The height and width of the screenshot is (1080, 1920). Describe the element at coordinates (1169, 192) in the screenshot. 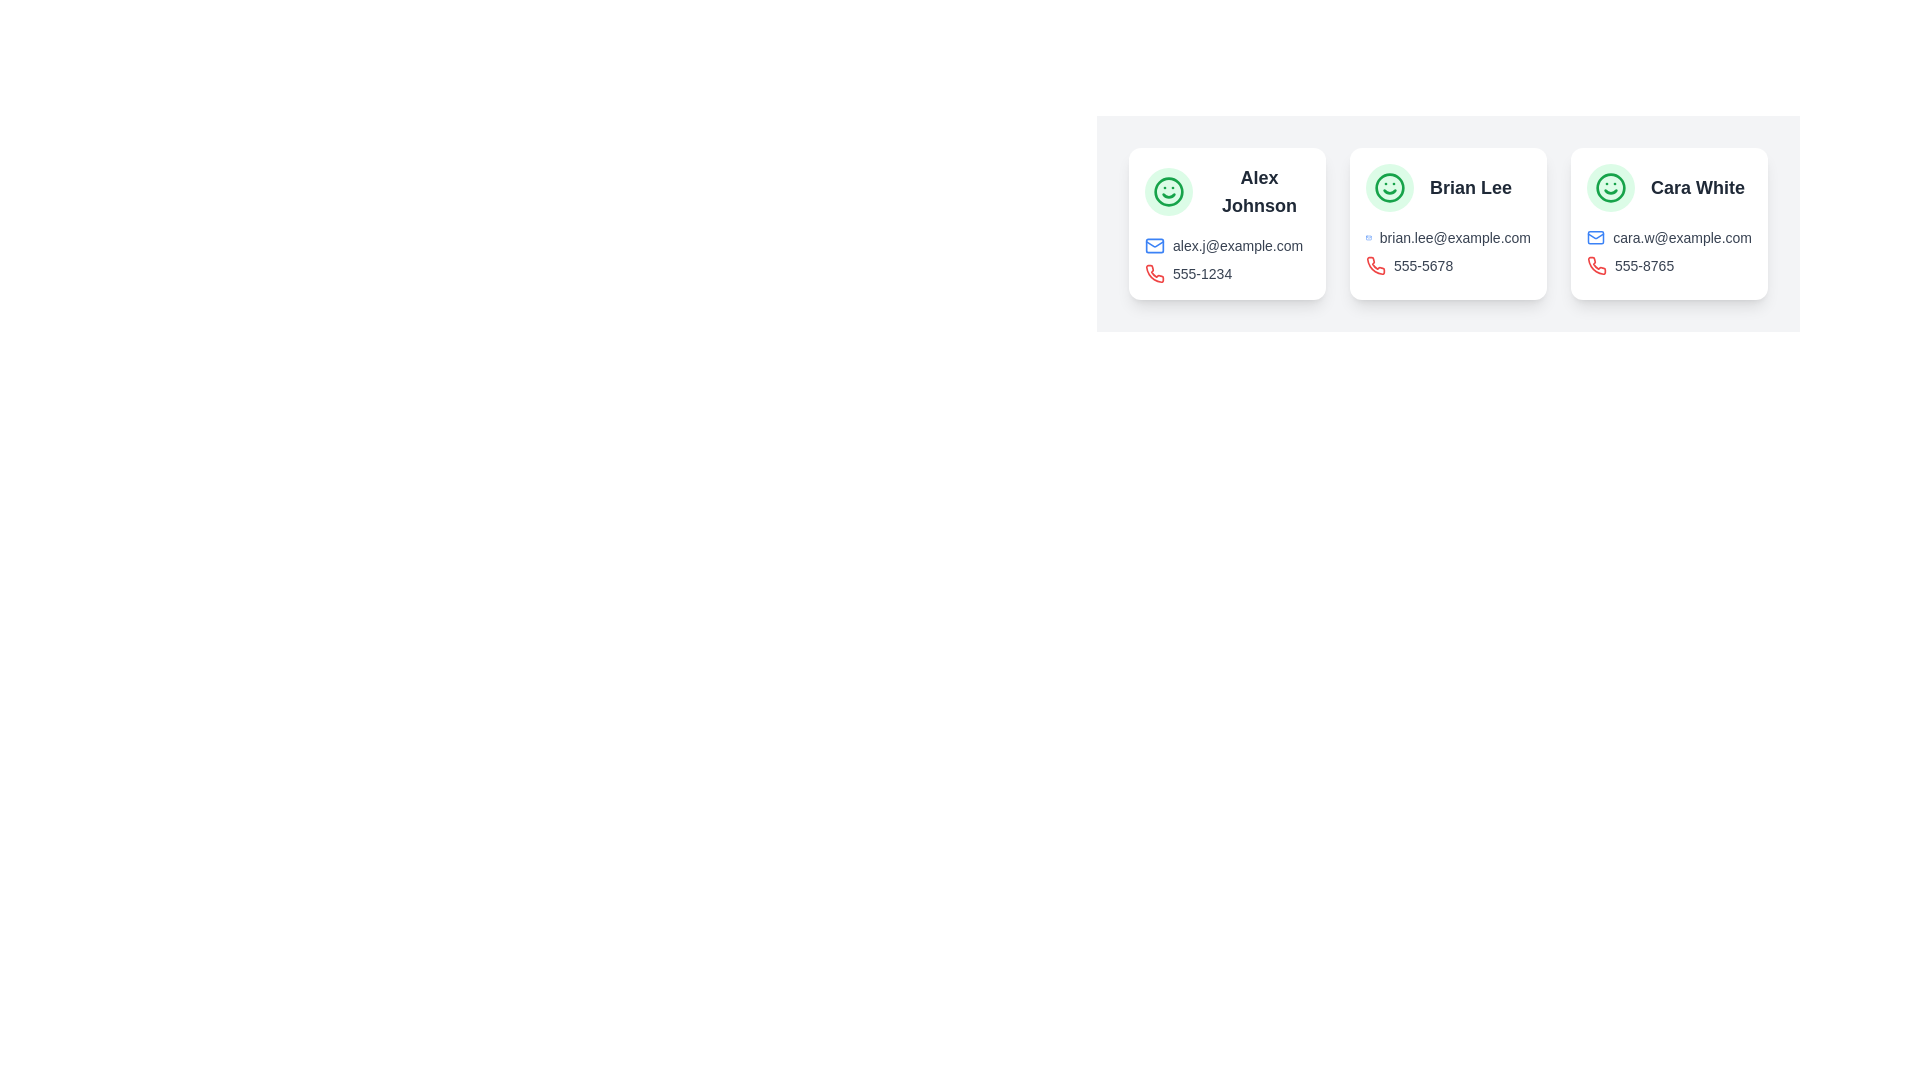

I see `the circular green-bordered icon indicating the mood or status of 'Alex Johnson' in the first profile card from the left` at that location.